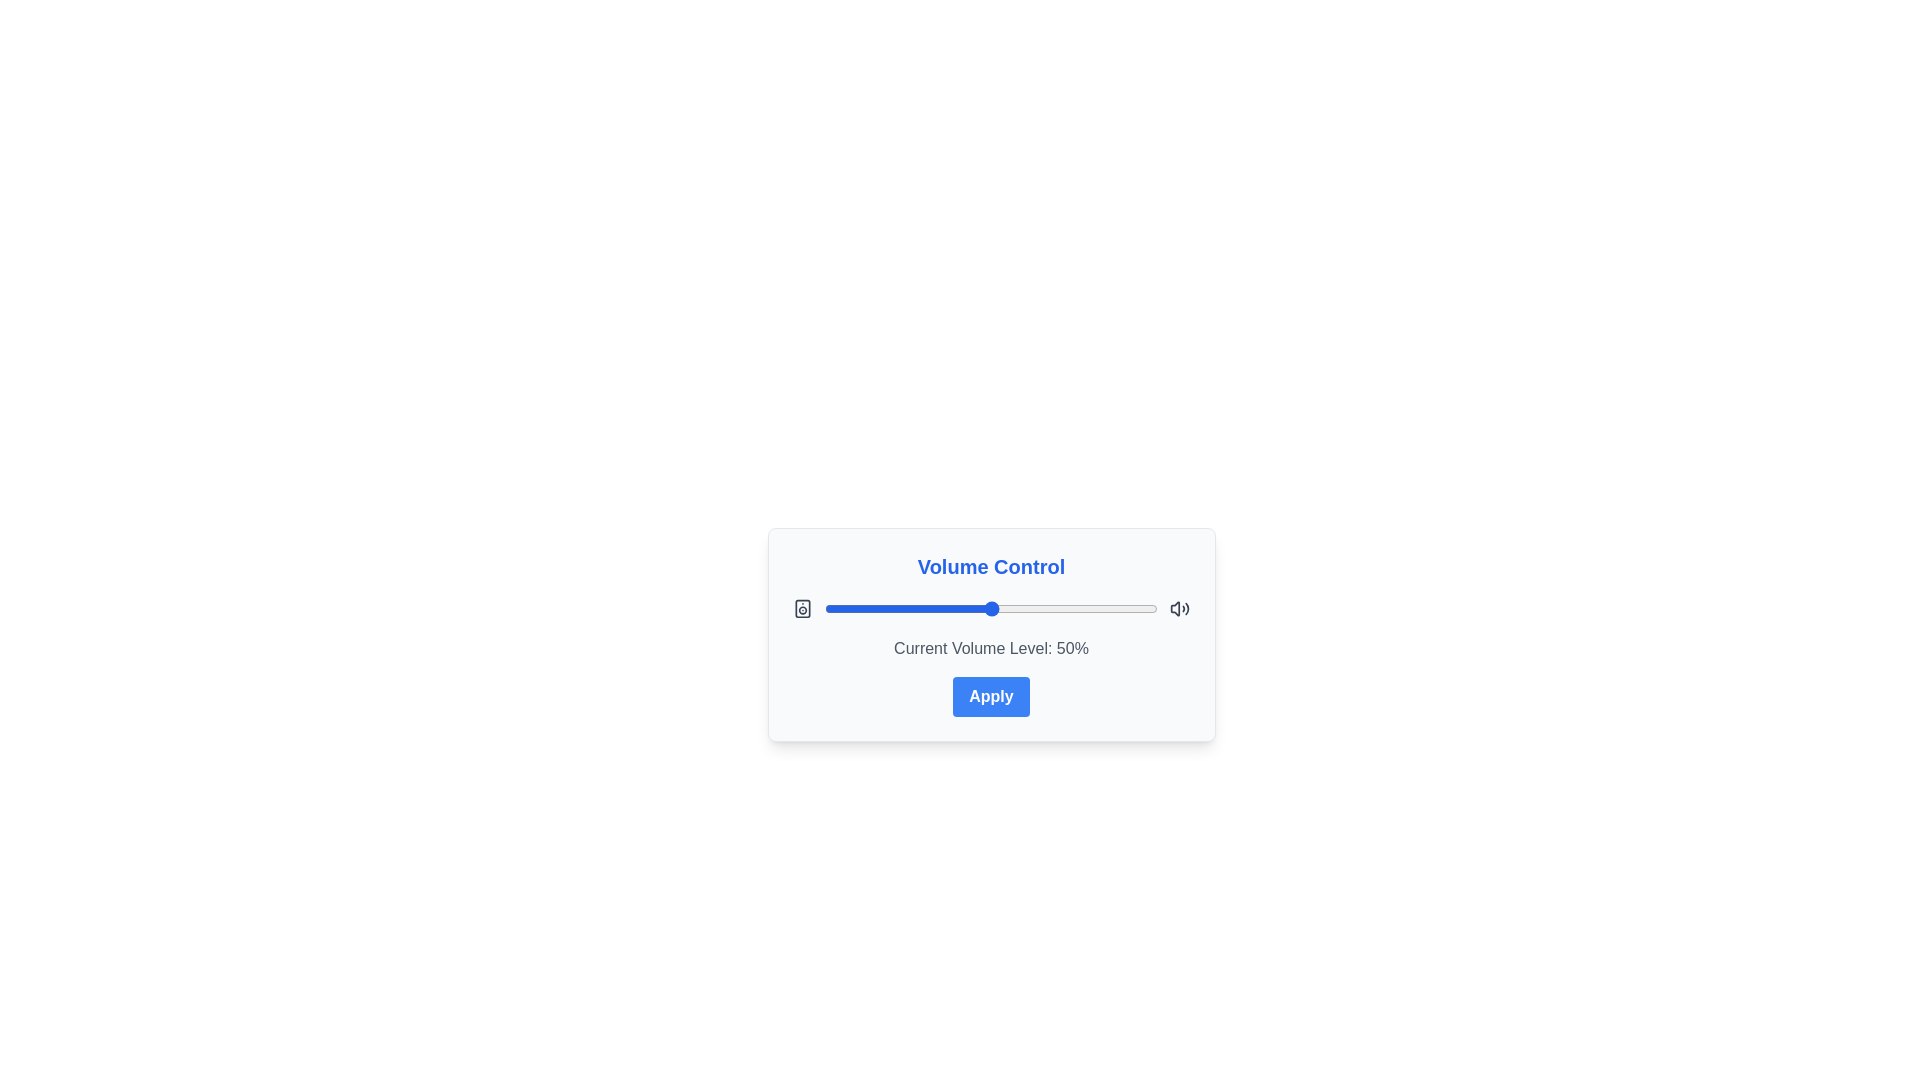 Image resolution: width=1920 pixels, height=1080 pixels. Describe the element at coordinates (844, 608) in the screenshot. I see `the slider` at that location.